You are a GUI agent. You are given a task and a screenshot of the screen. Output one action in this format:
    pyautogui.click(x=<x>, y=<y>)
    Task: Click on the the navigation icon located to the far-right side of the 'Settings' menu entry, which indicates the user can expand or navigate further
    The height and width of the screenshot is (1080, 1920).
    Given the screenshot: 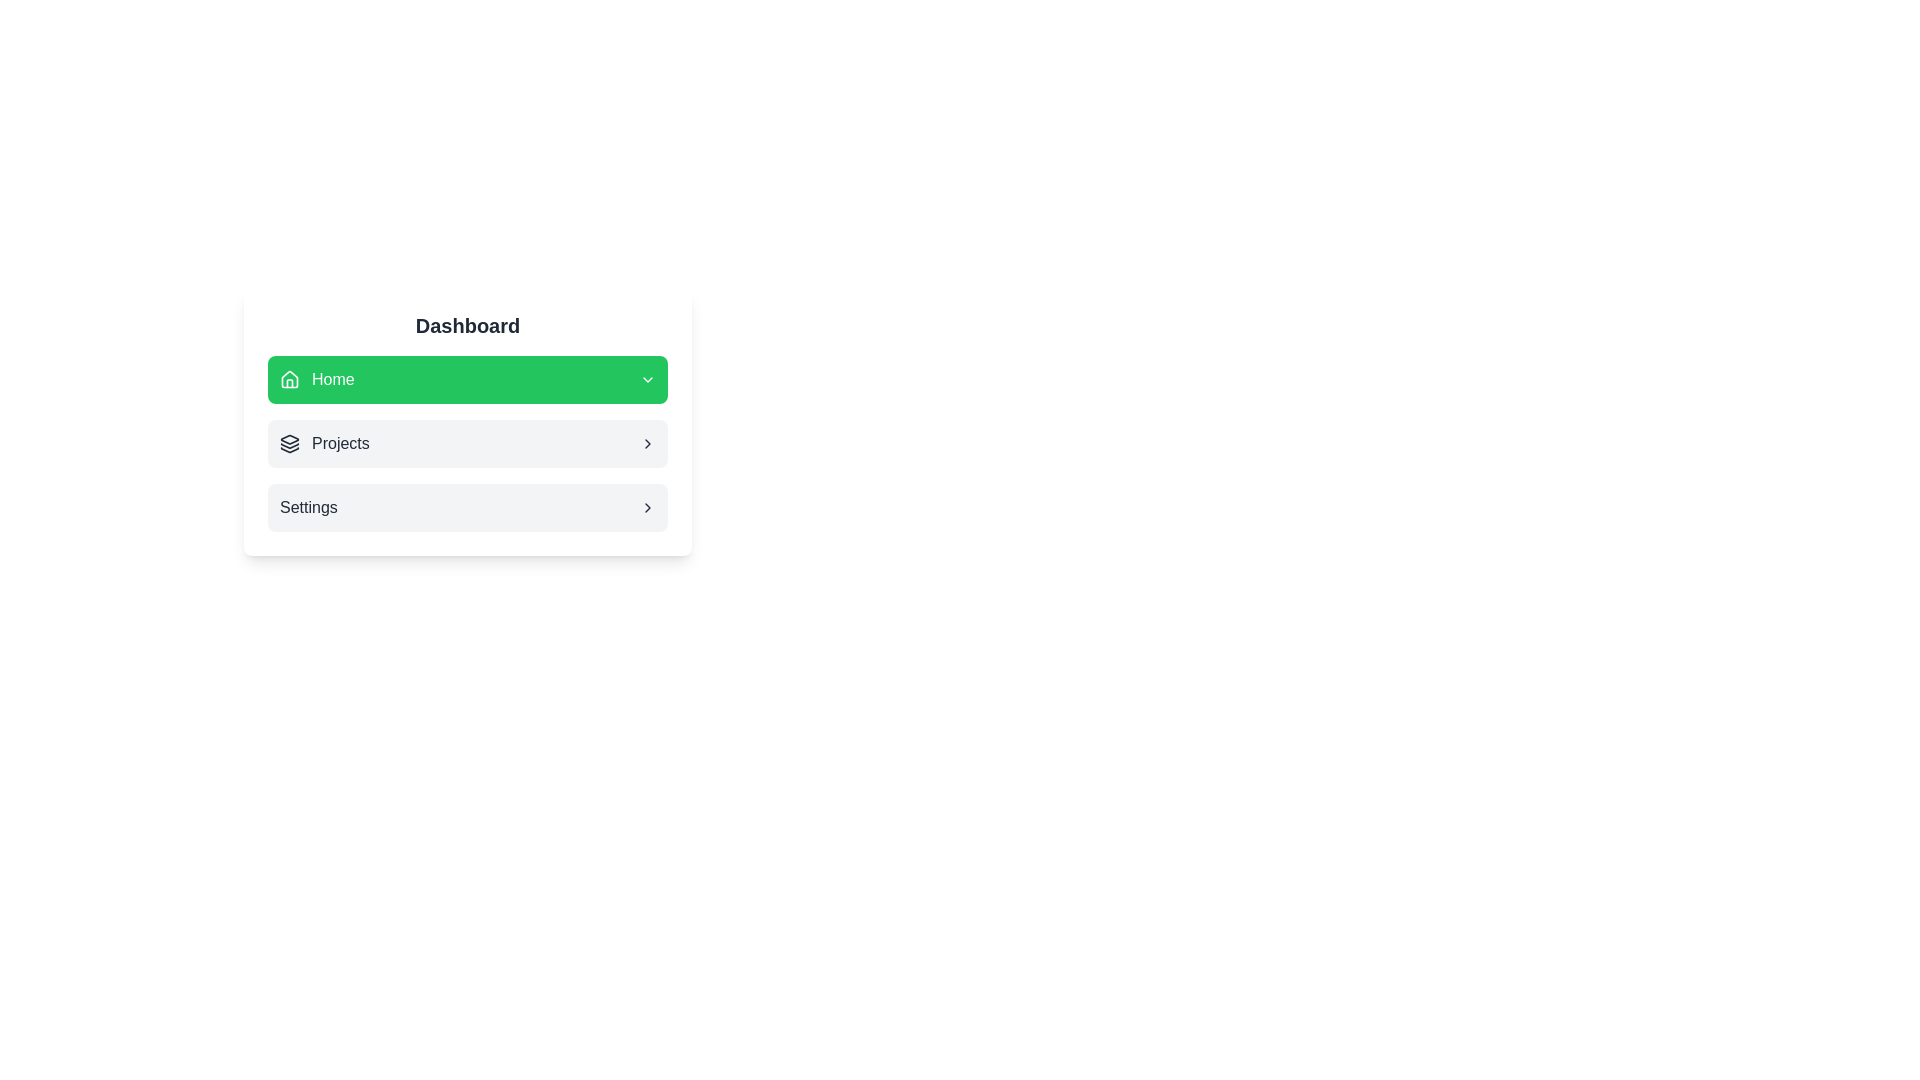 What is the action you would take?
    pyautogui.click(x=648, y=507)
    